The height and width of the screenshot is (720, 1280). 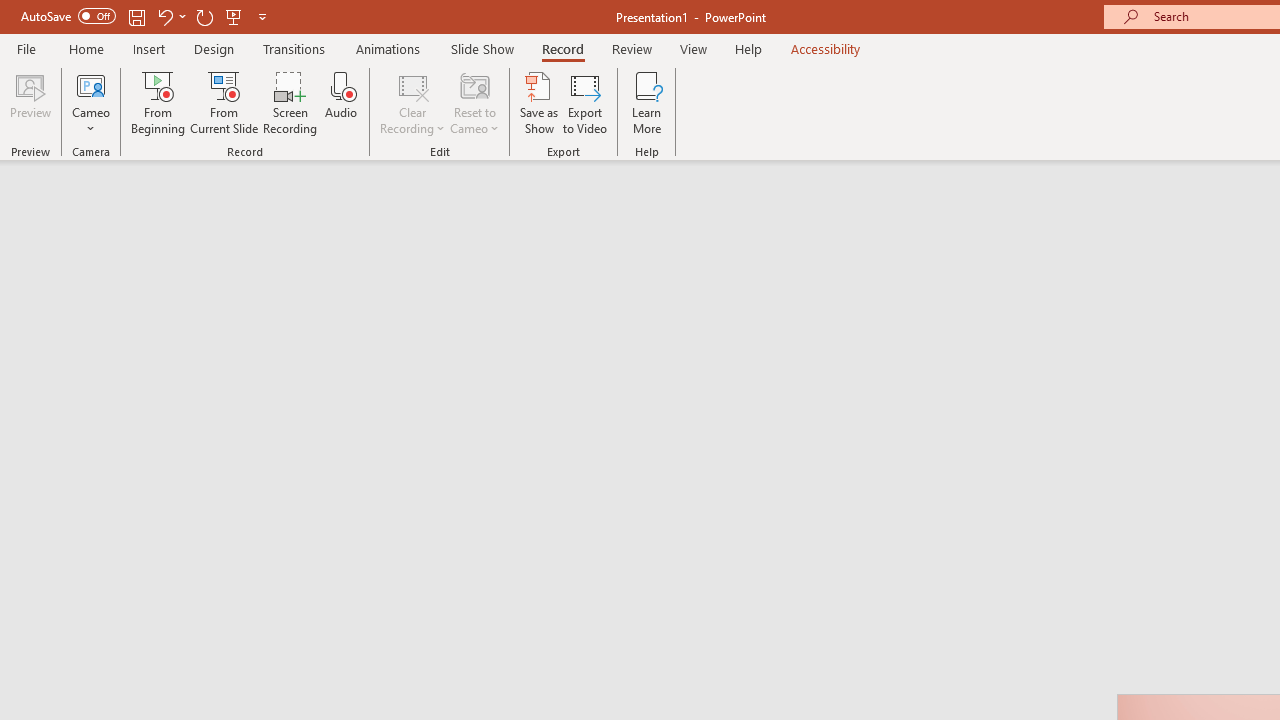 What do you see at coordinates (157, 103) in the screenshot?
I see `'From Beginning...'` at bounding box center [157, 103].